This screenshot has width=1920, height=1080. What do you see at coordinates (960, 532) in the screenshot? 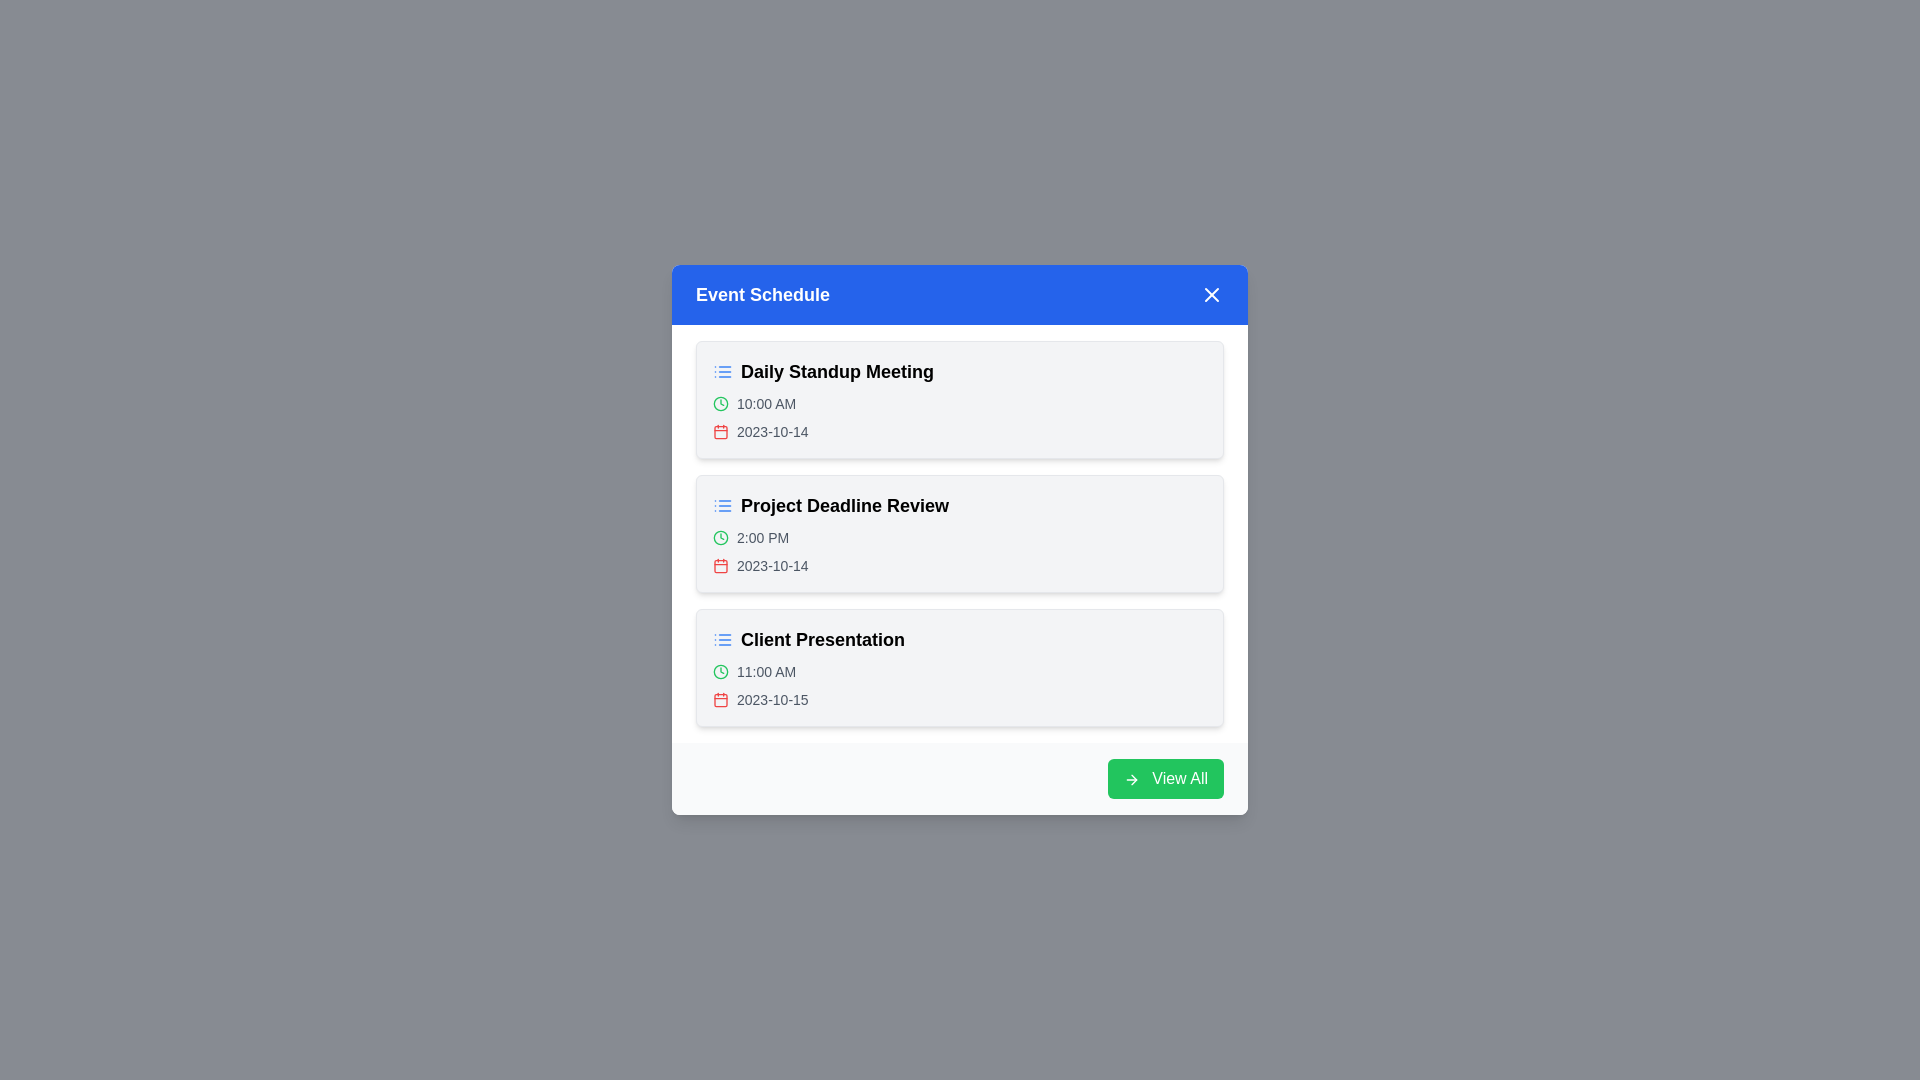
I see `the Schedule item displaying 'Project Deadline Review' which is located between 'Daily Standup Meeting' and 'Client Presentation'` at bounding box center [960, 532].